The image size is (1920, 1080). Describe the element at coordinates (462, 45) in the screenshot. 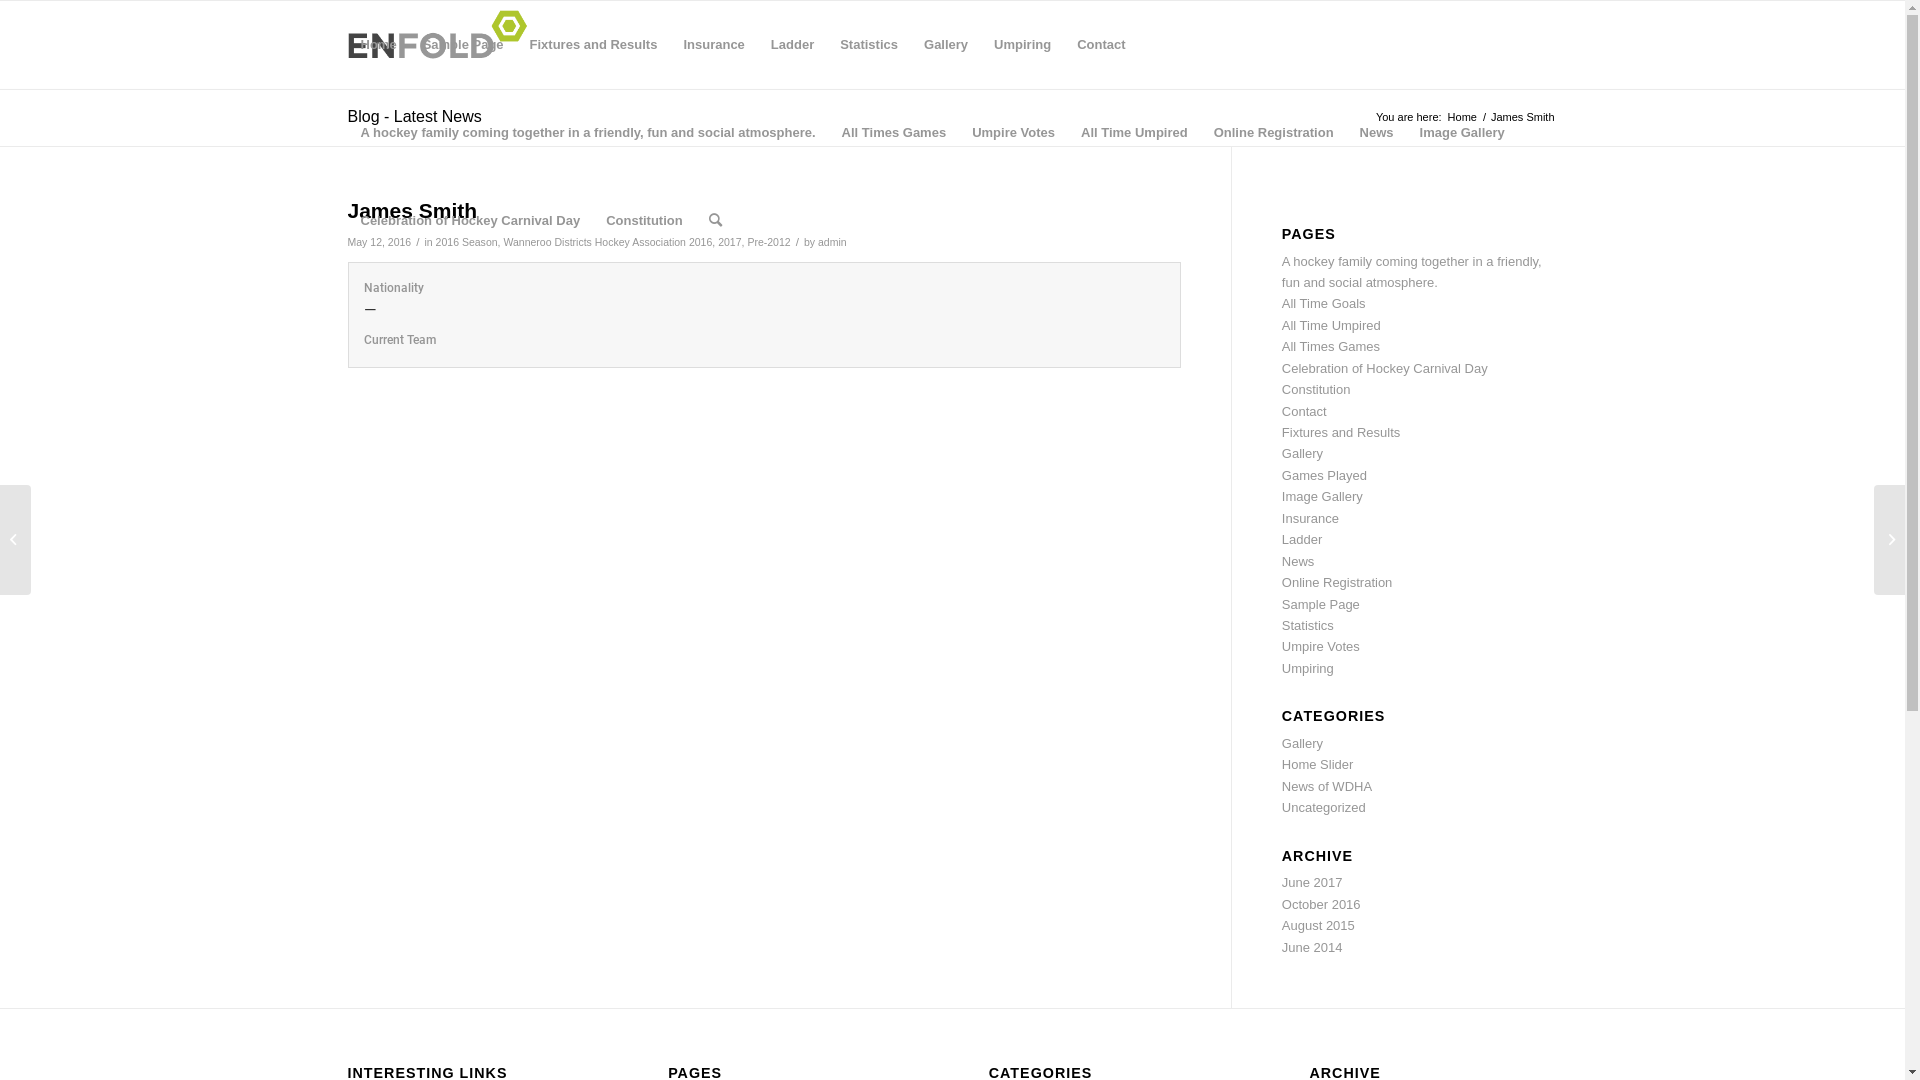

I see `'Sample Page'` at that location.